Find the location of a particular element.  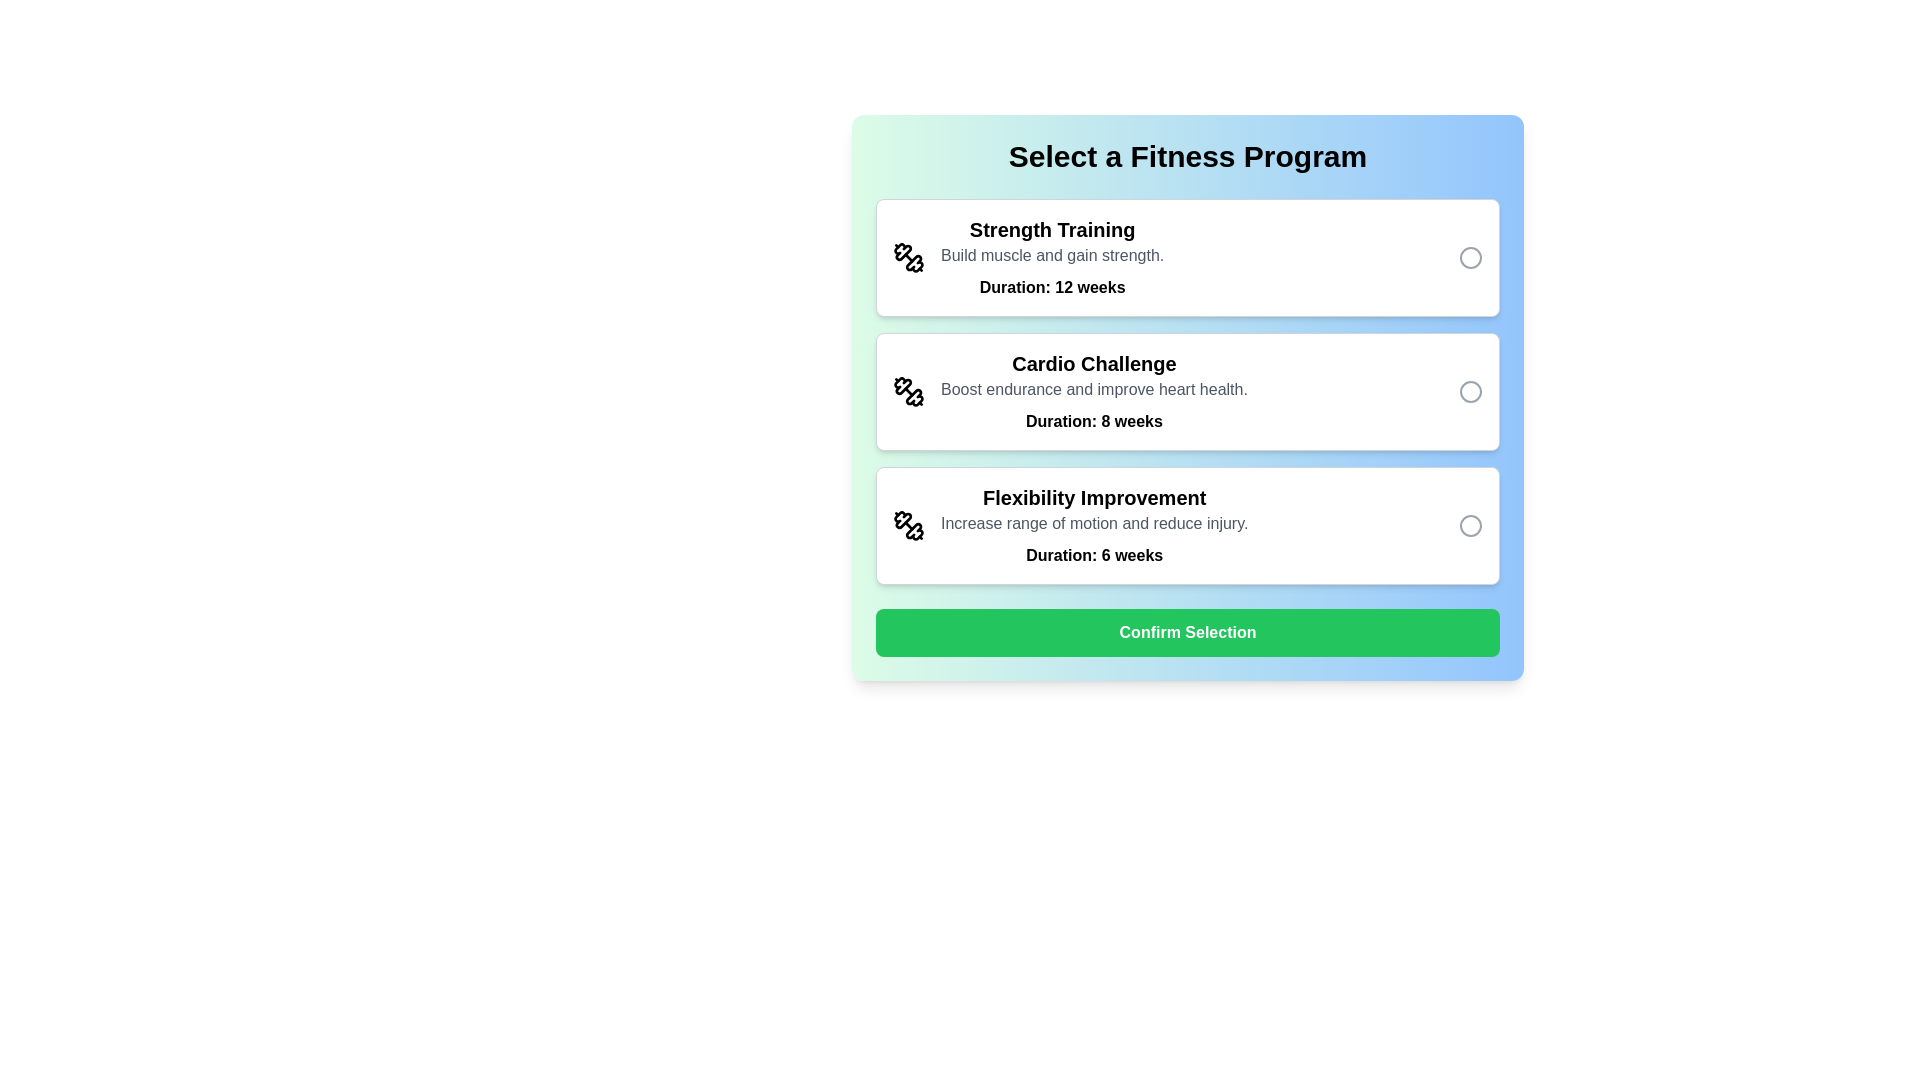

the text label displaying 'Duration: 6 weeks' located at the bottom of the 'Flexibility Improvement' selection card is located at coordinates (1093, 555).